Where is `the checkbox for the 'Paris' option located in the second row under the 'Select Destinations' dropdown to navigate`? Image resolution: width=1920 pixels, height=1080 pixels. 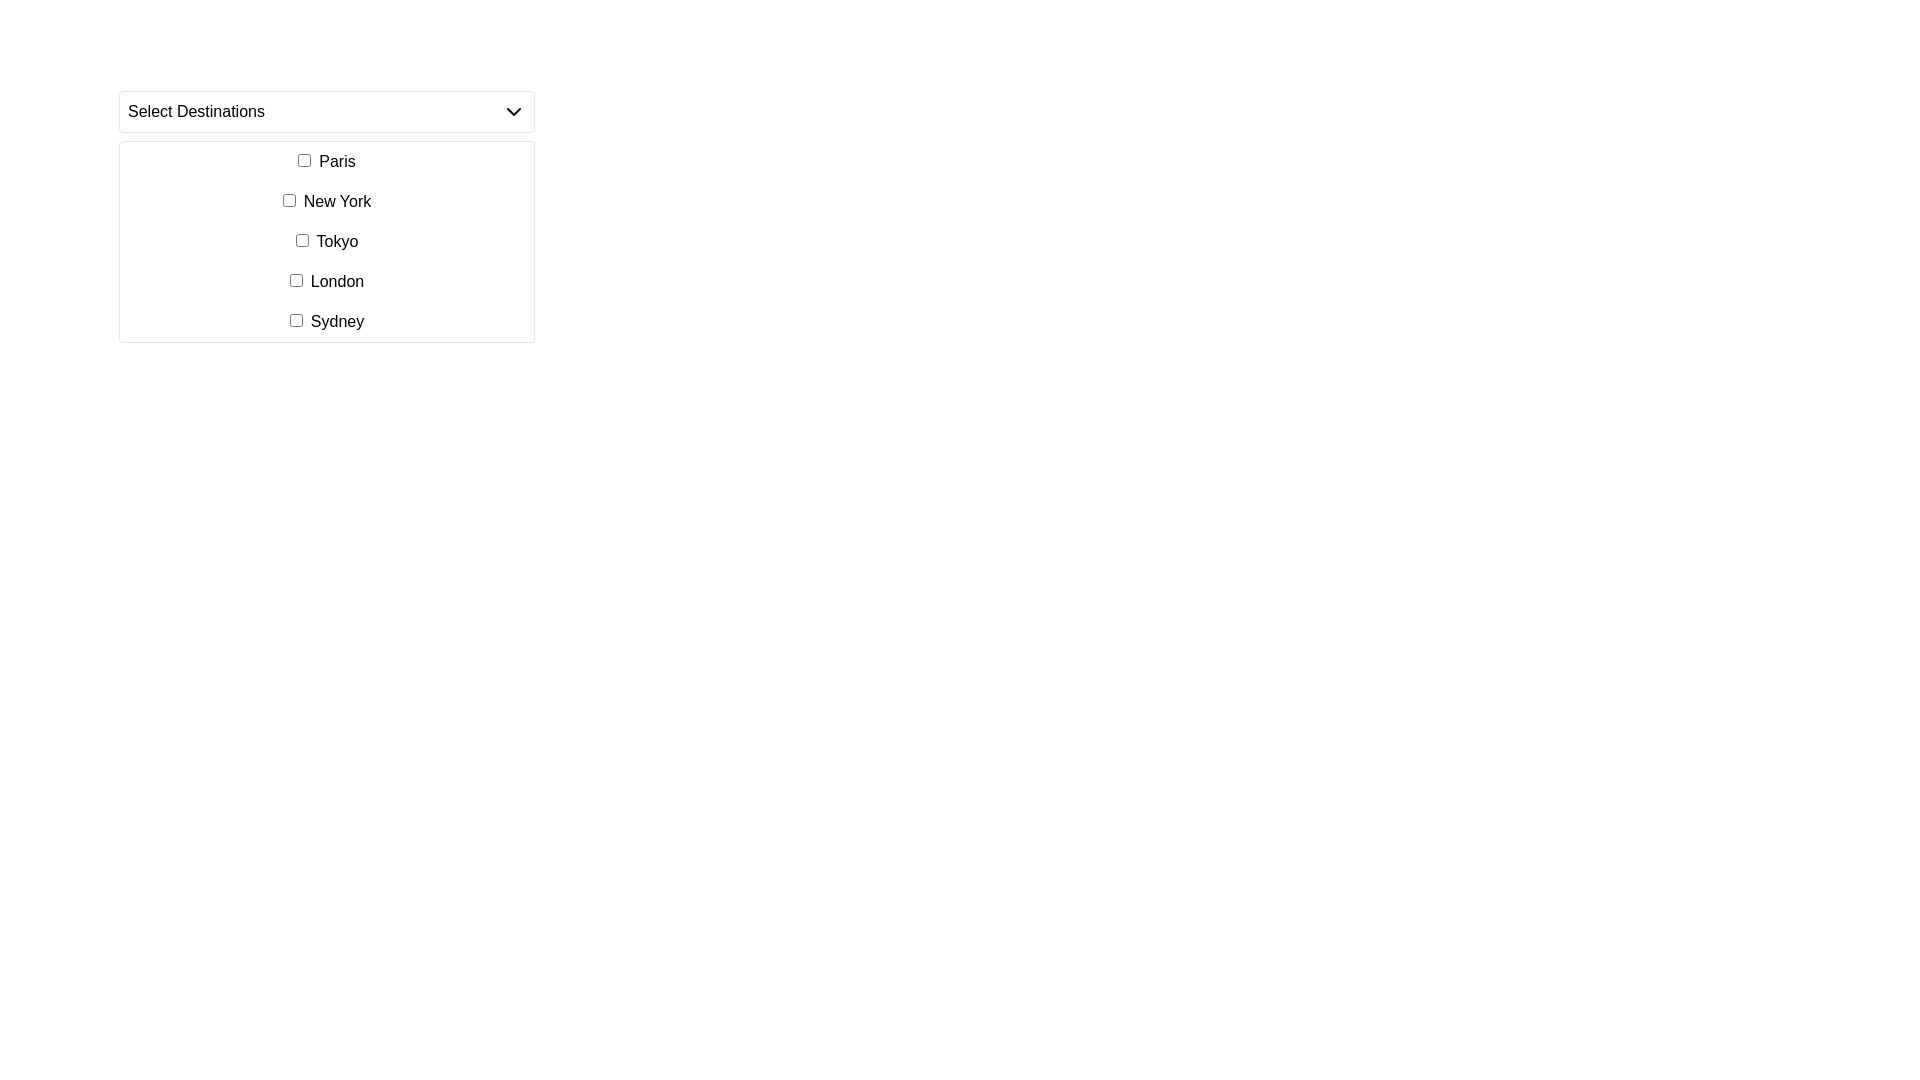
the checkbox for the 'Paris' option located in the second row under the 'Select Destinations' dropdown to navigate is located at coordinates (303, 159).